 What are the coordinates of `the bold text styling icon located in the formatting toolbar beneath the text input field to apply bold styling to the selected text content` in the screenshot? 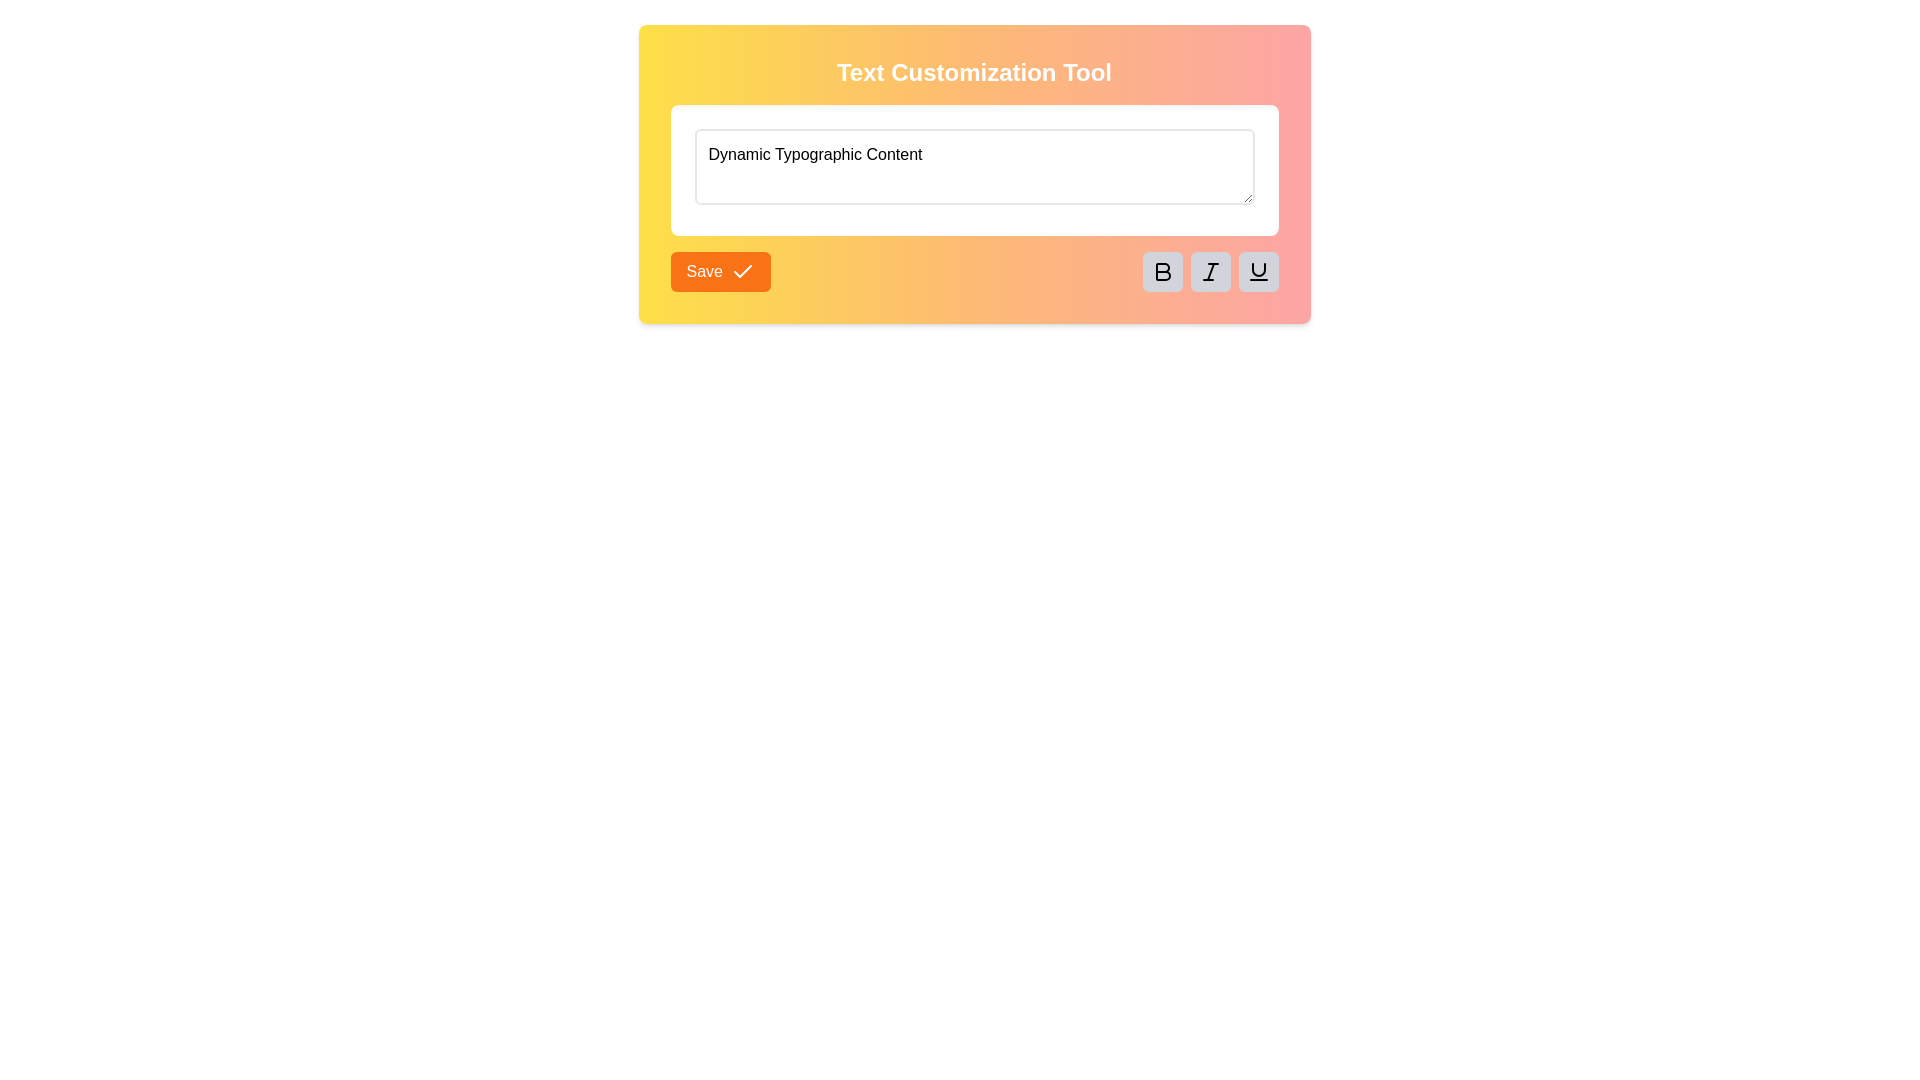 It's located at (1162, 272).